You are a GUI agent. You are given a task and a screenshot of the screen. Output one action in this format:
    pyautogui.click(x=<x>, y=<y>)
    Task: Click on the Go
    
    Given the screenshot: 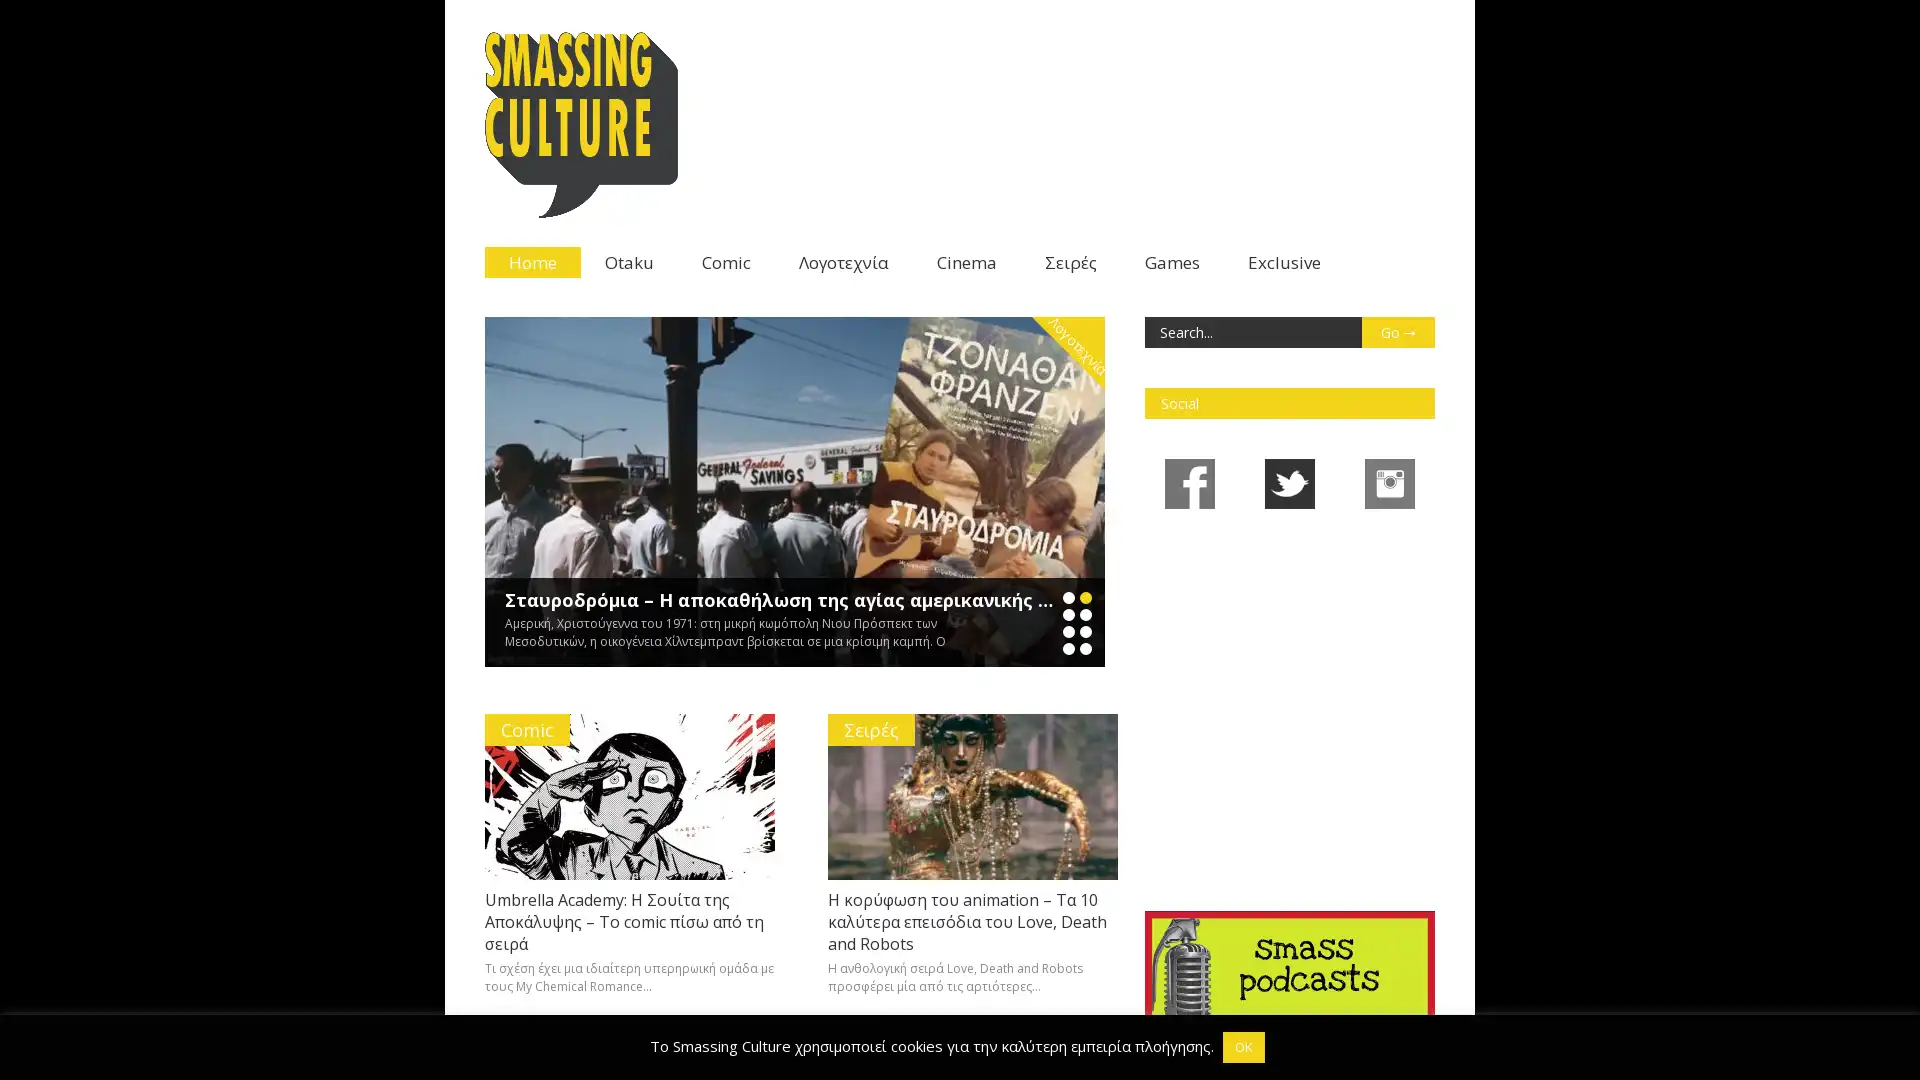 What is the action you would take?
    pyautogui.click(x=1396, y=331)
    